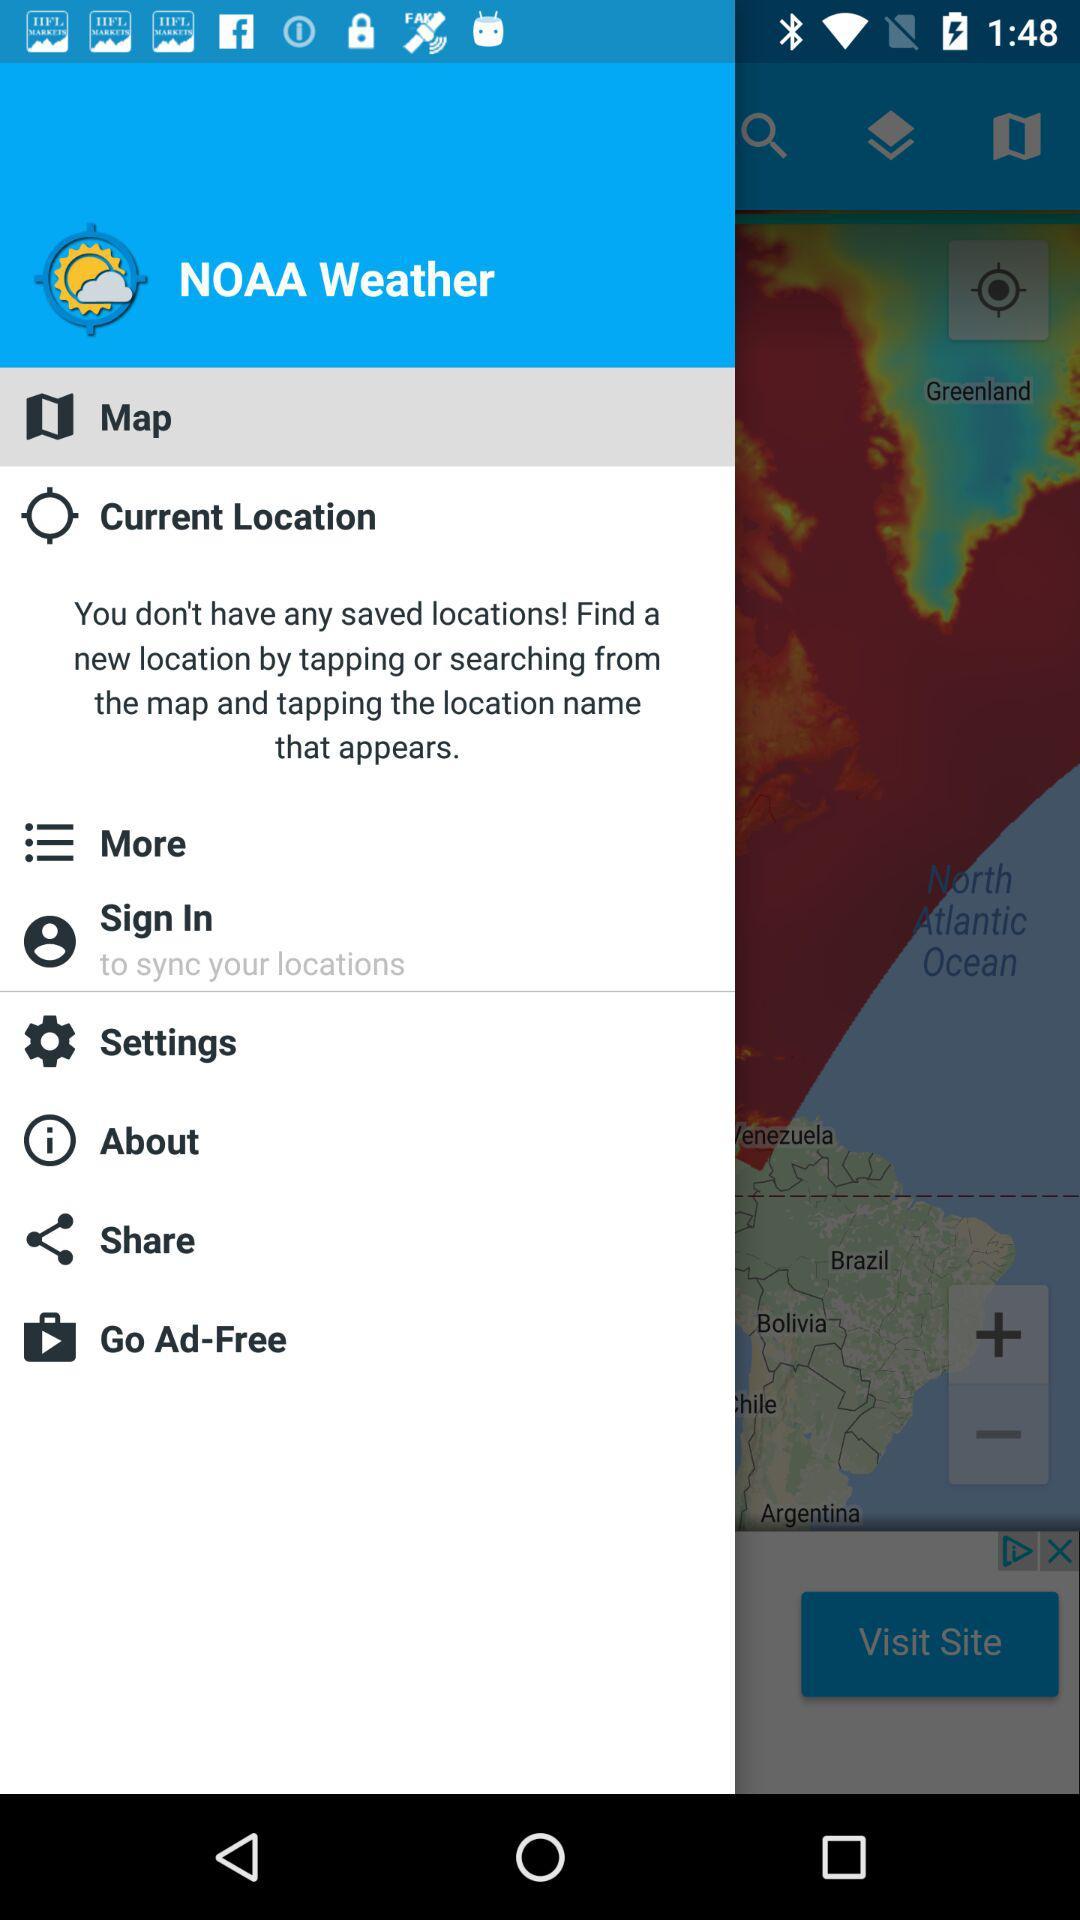 This screenshot has height=1920, width=1080. I want to click on the minus icon, so click(998, 1436).